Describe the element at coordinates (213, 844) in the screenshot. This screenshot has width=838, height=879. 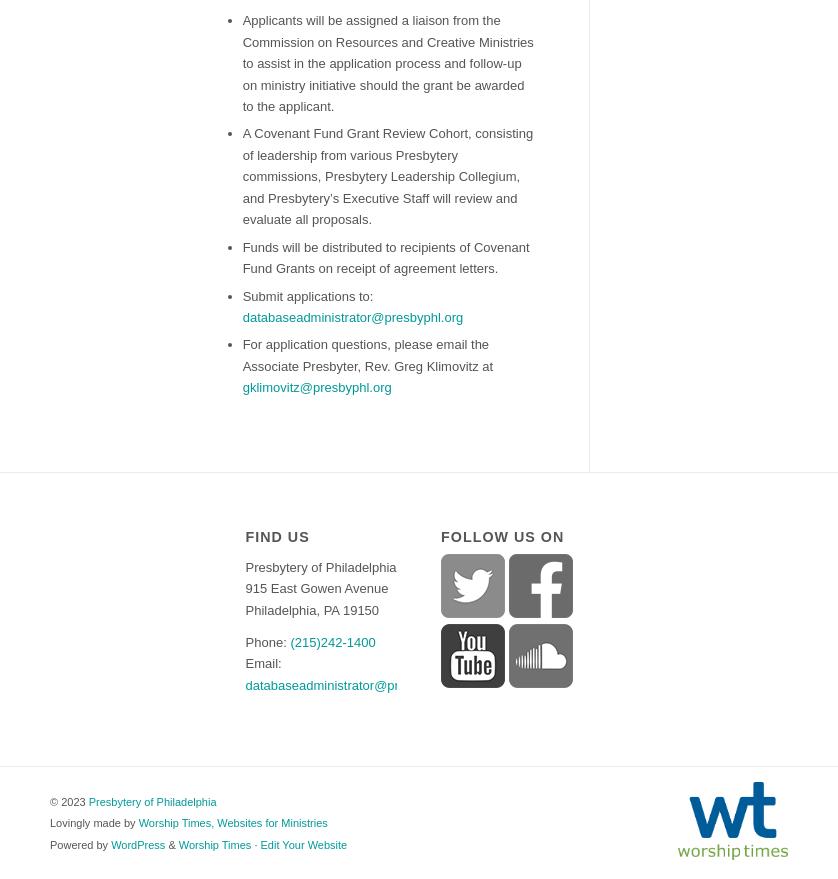
I see `'Worship
                    Times'` at that location.